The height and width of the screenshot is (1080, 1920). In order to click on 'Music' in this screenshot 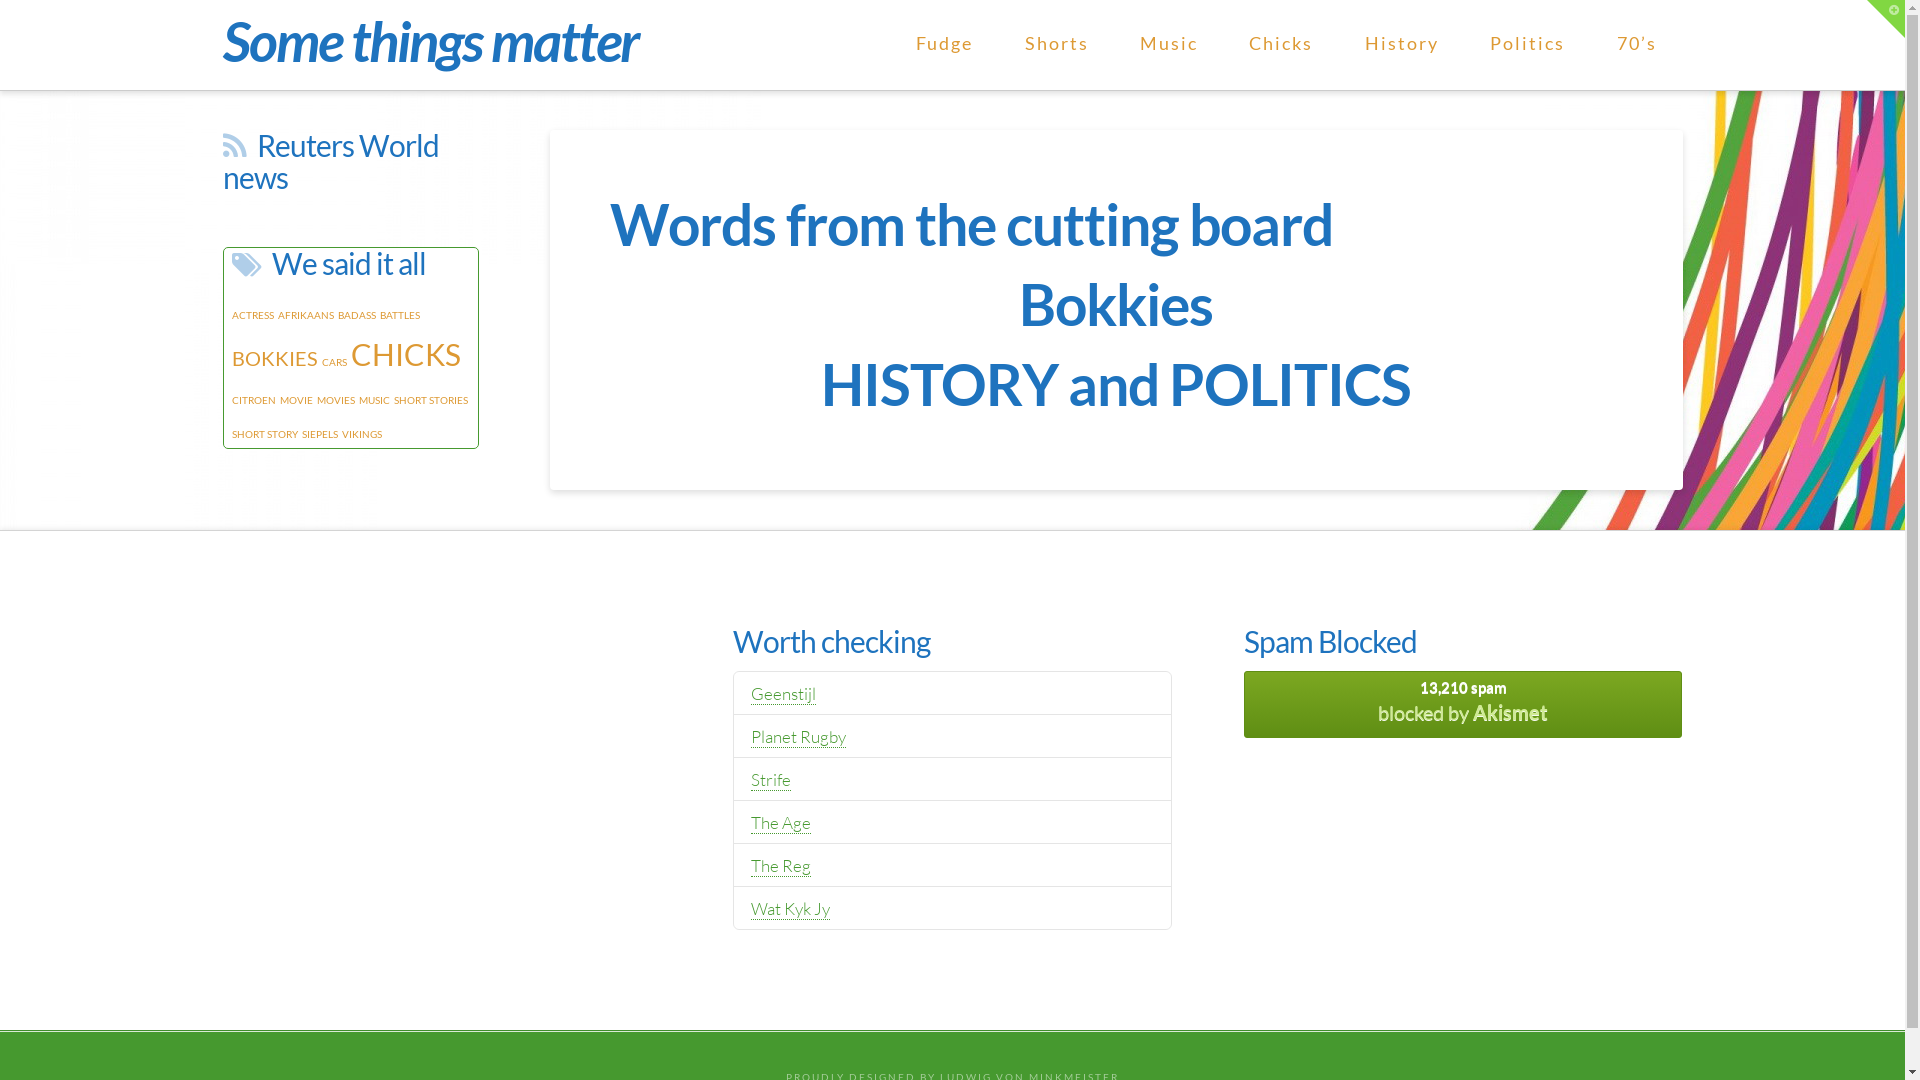, I will do `click(1168, 45)`.